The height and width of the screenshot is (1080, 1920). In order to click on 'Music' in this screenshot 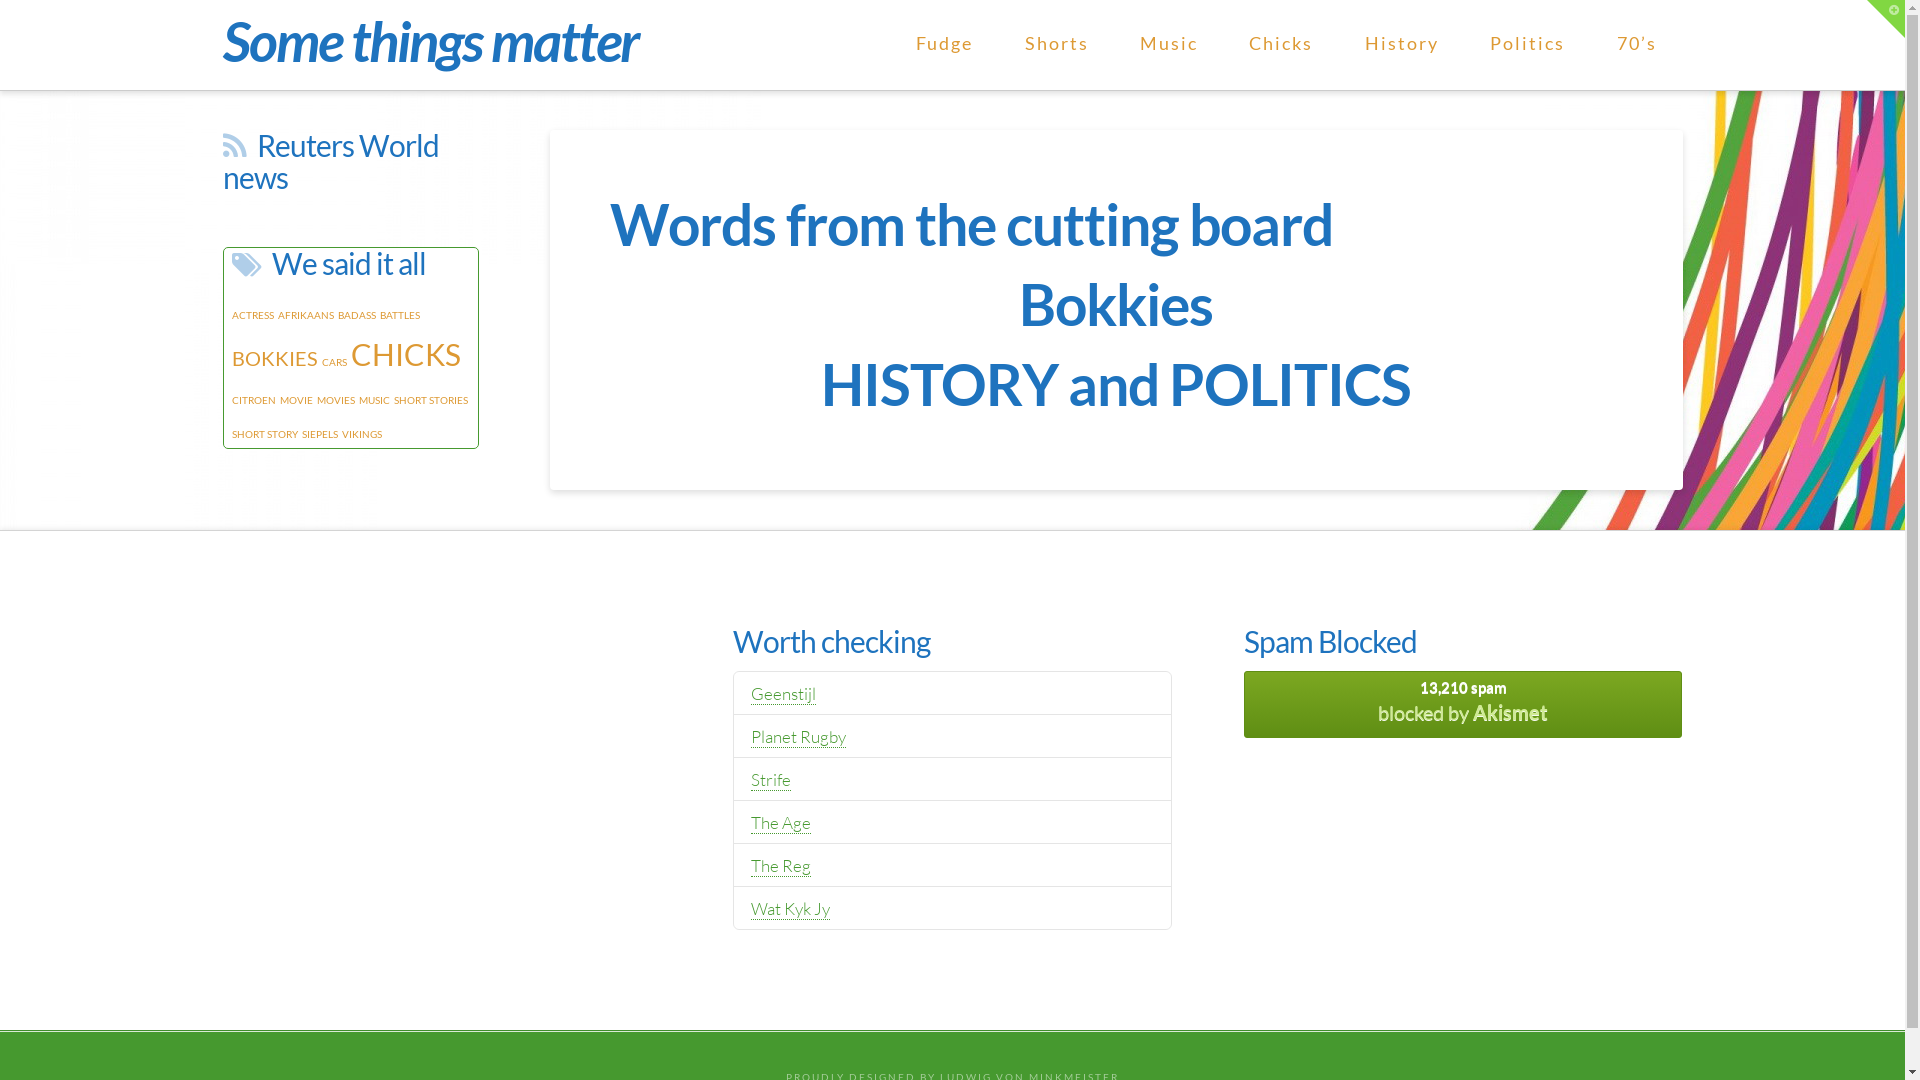, I will do `click(1168, 45)`.